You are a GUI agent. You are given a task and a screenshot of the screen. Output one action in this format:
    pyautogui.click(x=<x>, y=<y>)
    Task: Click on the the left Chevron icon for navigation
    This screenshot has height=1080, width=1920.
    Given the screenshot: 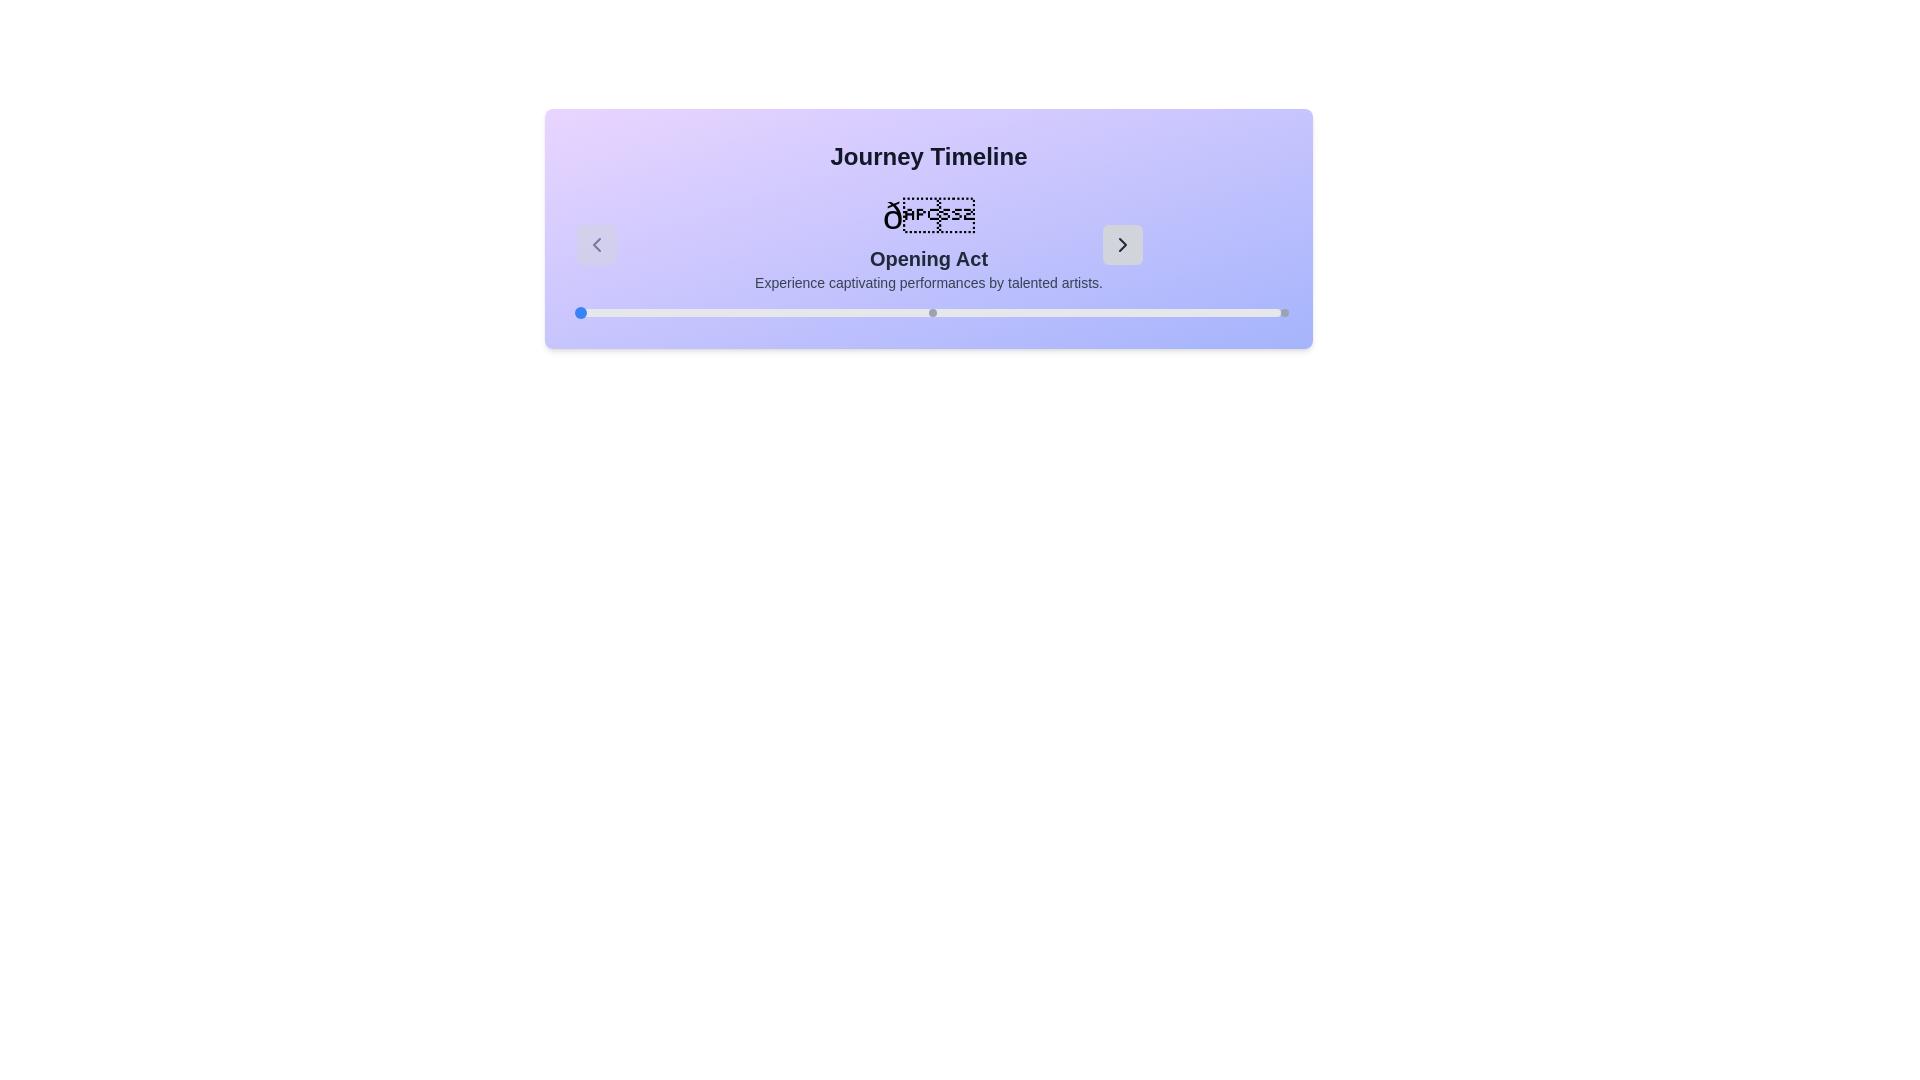 What is the action you would take?
    pyautogui.click(x=595, y=244)
    